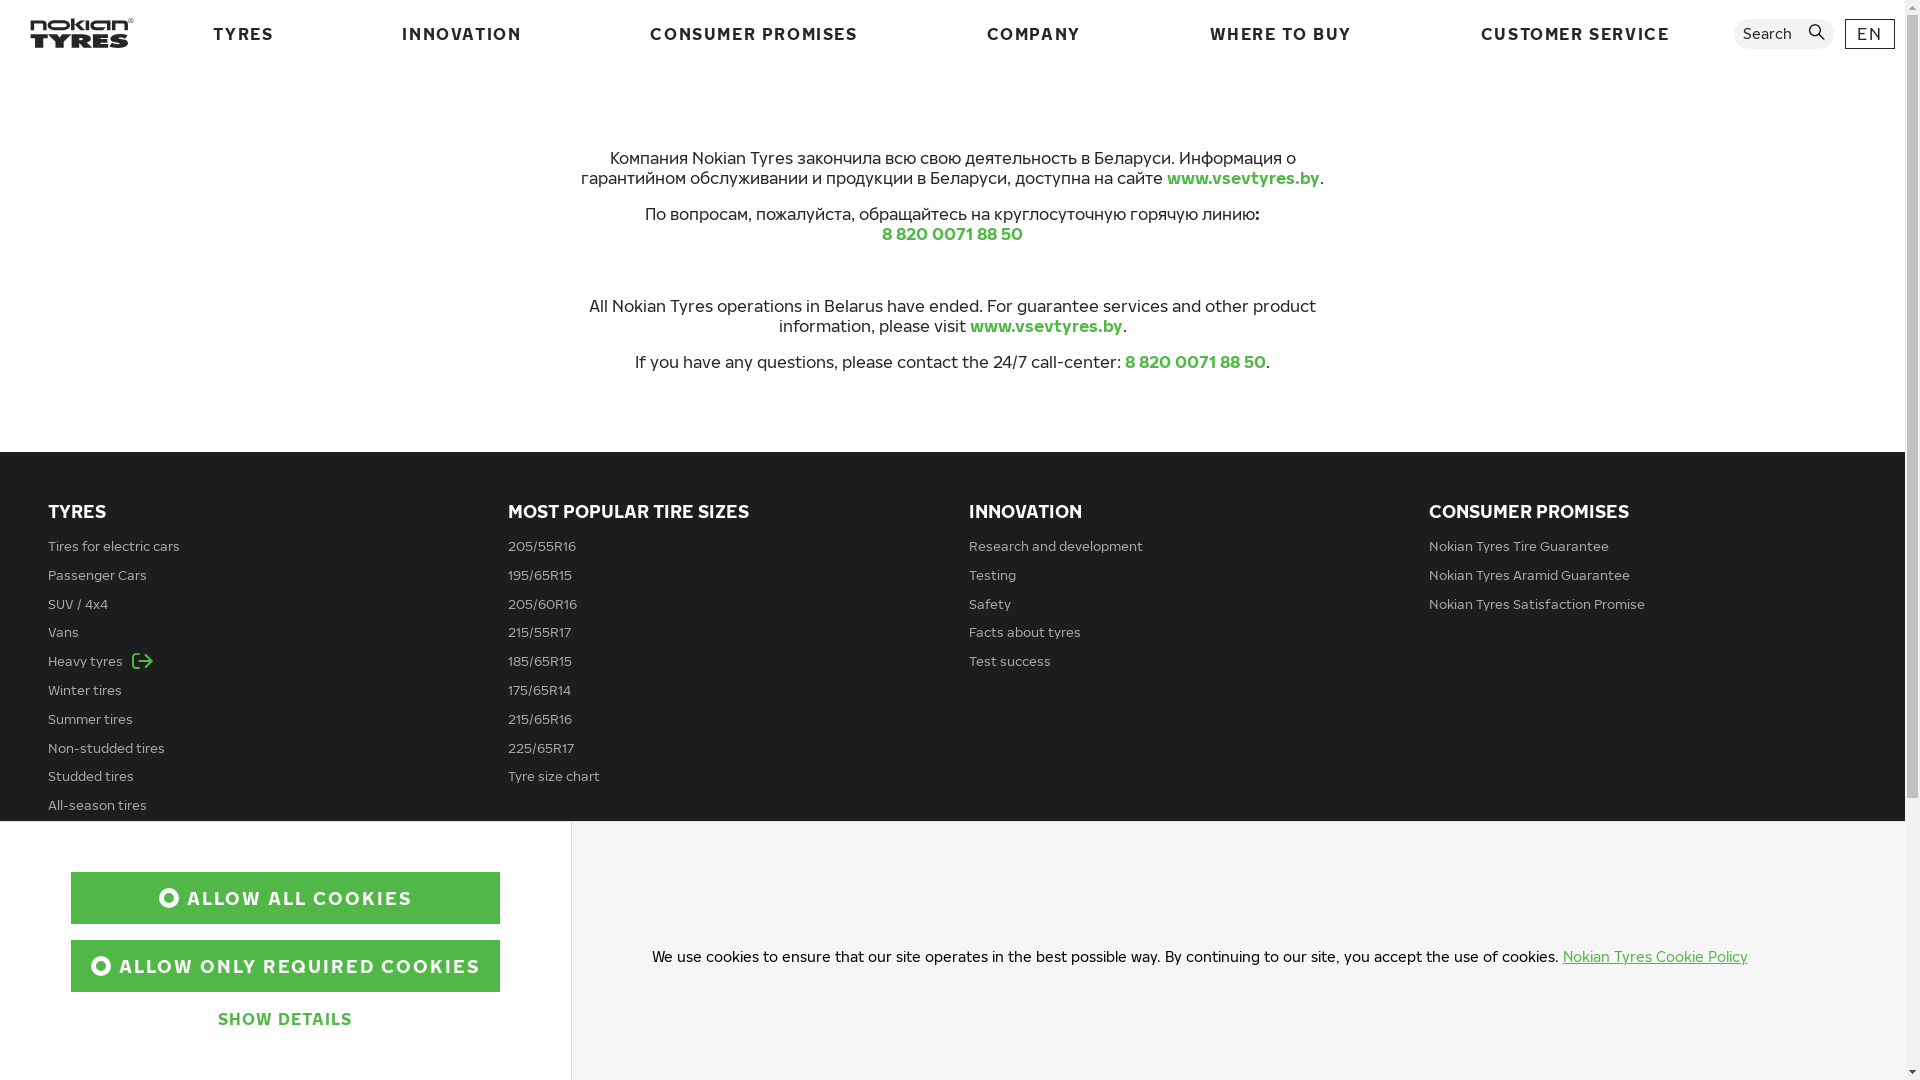  Describe the element at coordinates (113, 546) in the screenshot. I see `'Tires for electric cars'` at that location.